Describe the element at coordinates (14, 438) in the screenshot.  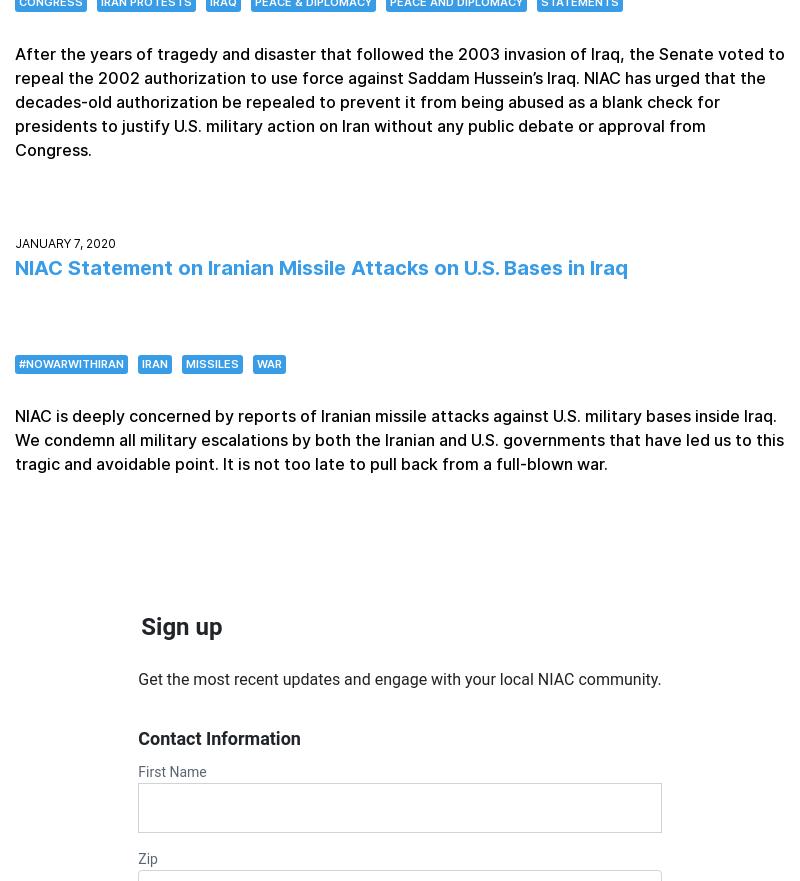
I see `'NIAC is deeply concerned by reports of Iranian missile attacks against U.S. military bases inside Iraq. We condemn all military escalations by both the Iranian and U.S. governments that have led us to this tragic and avoidable point. It is not too late to pull back from a full-blown war.'` at that location.